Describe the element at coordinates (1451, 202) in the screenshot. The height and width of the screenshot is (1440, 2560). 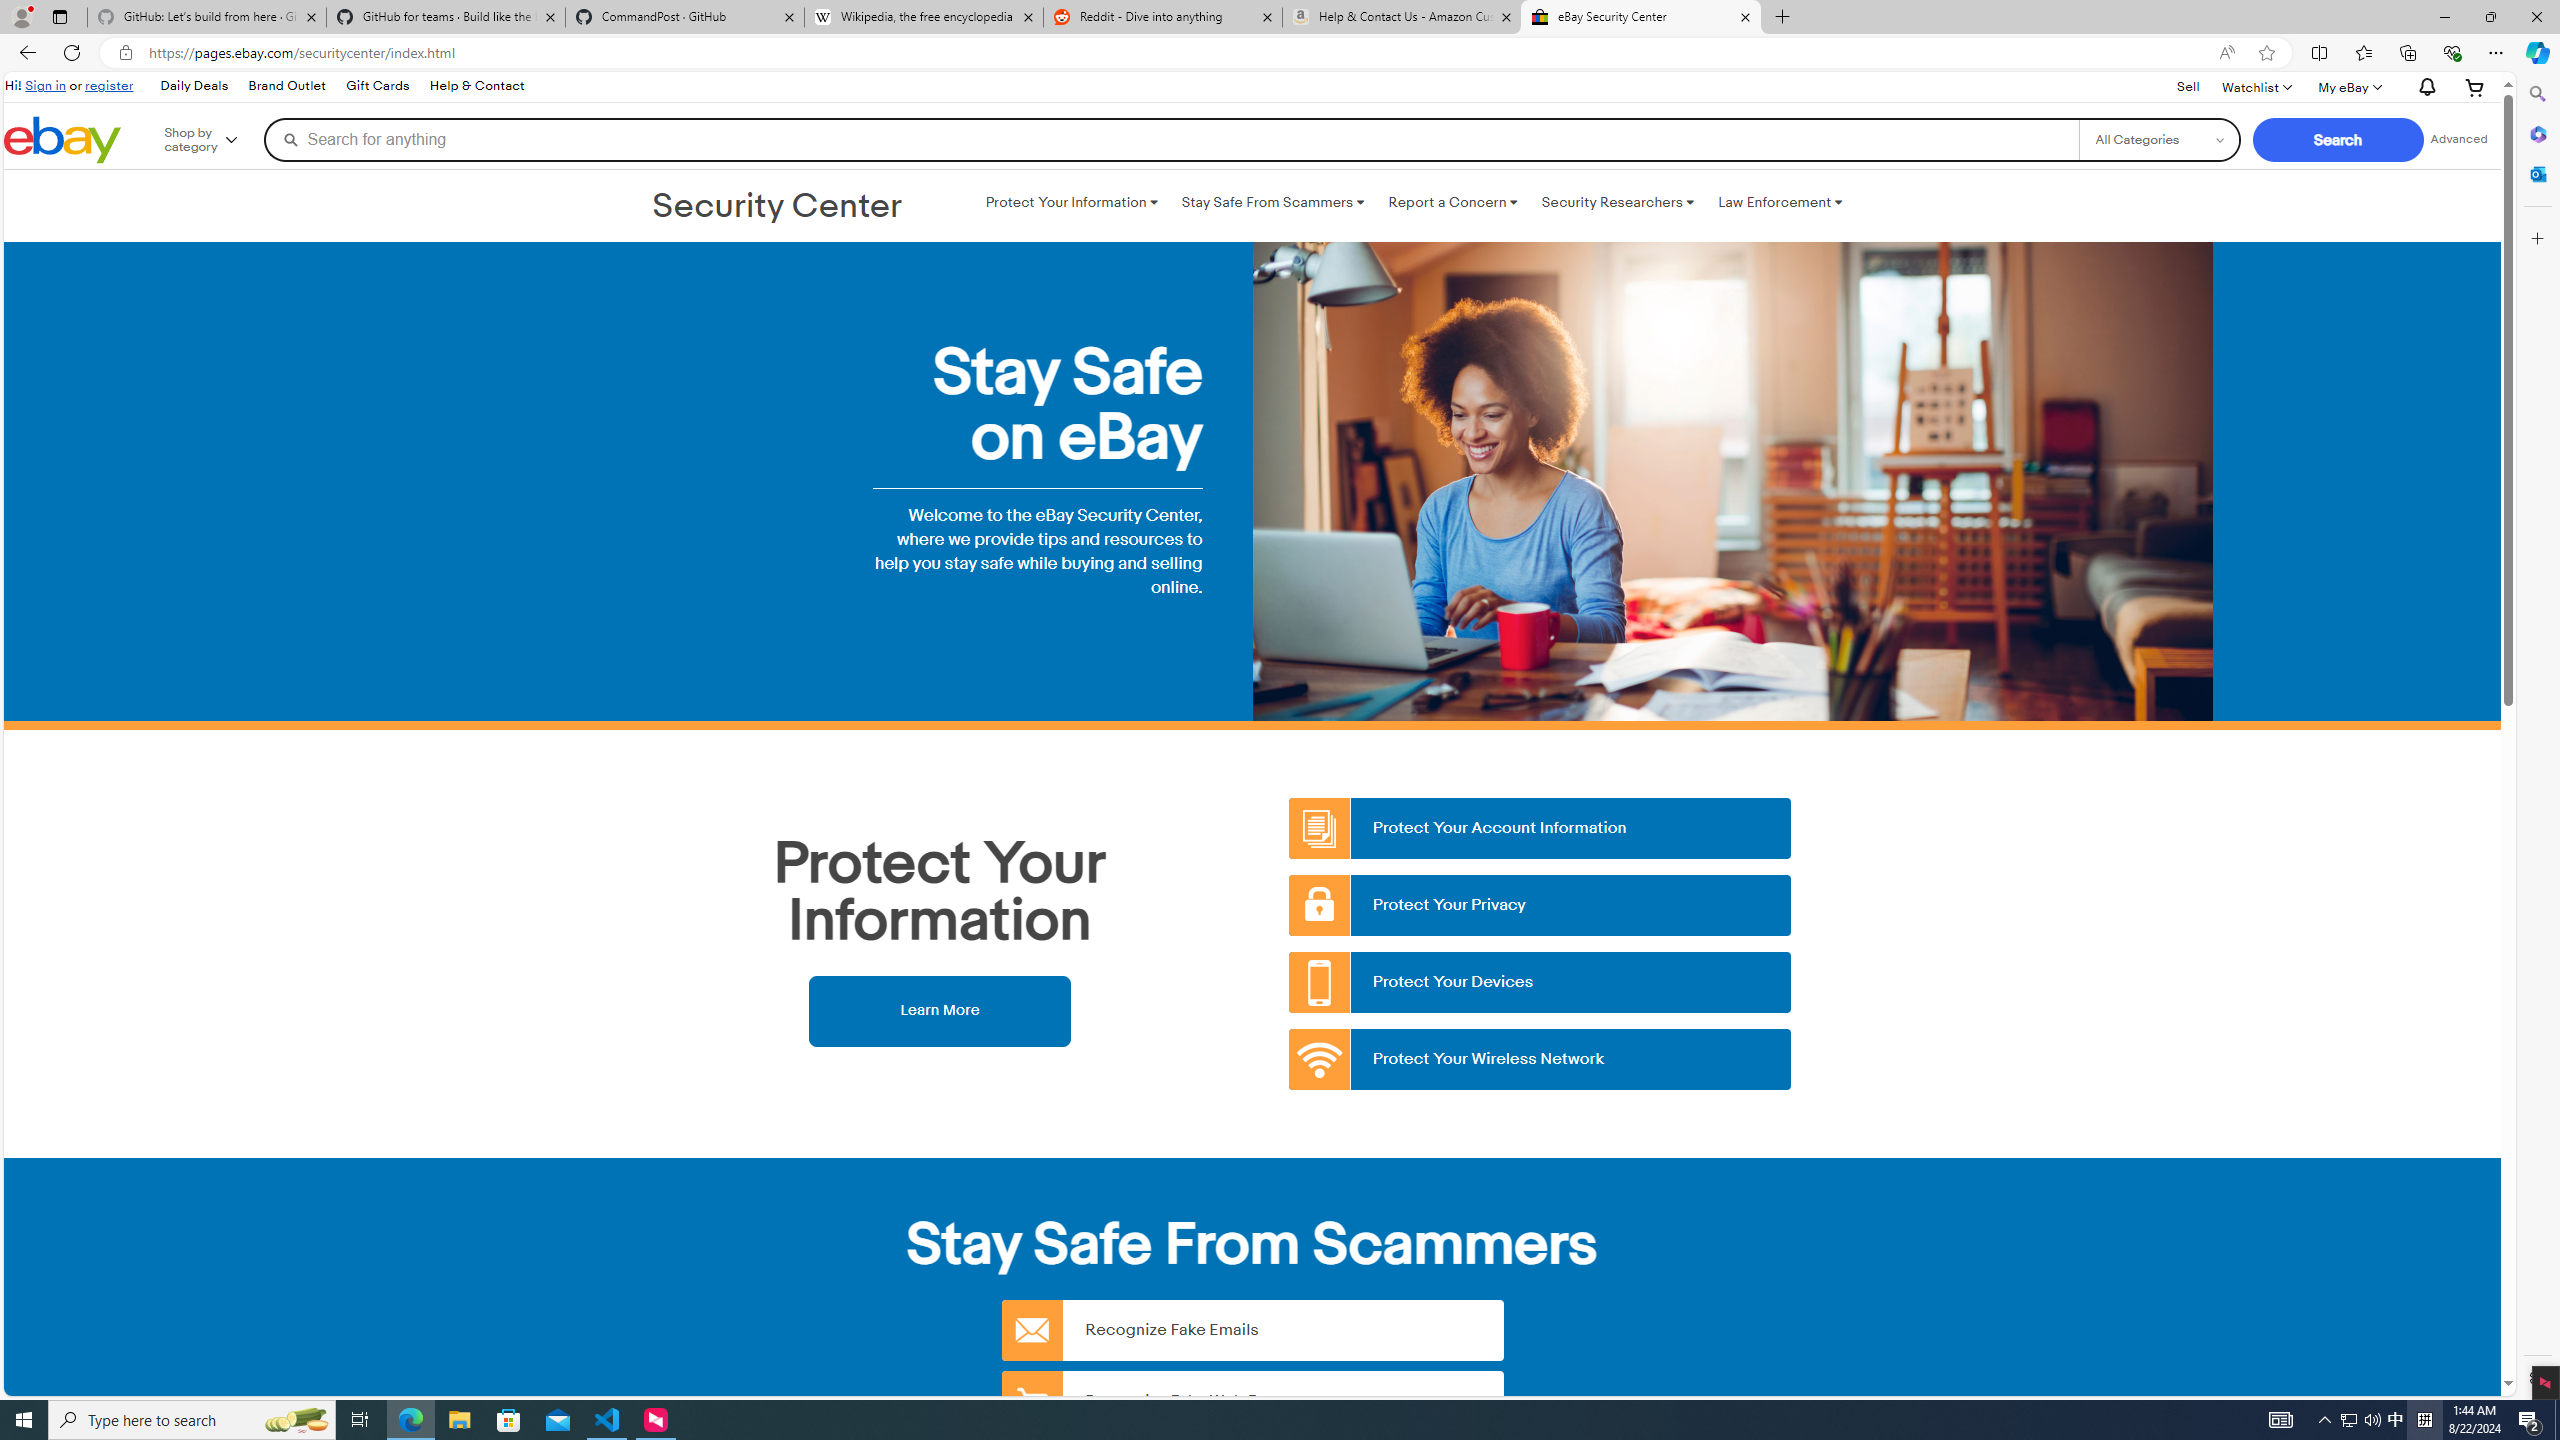
I see `'Report a Concern '` at that location.